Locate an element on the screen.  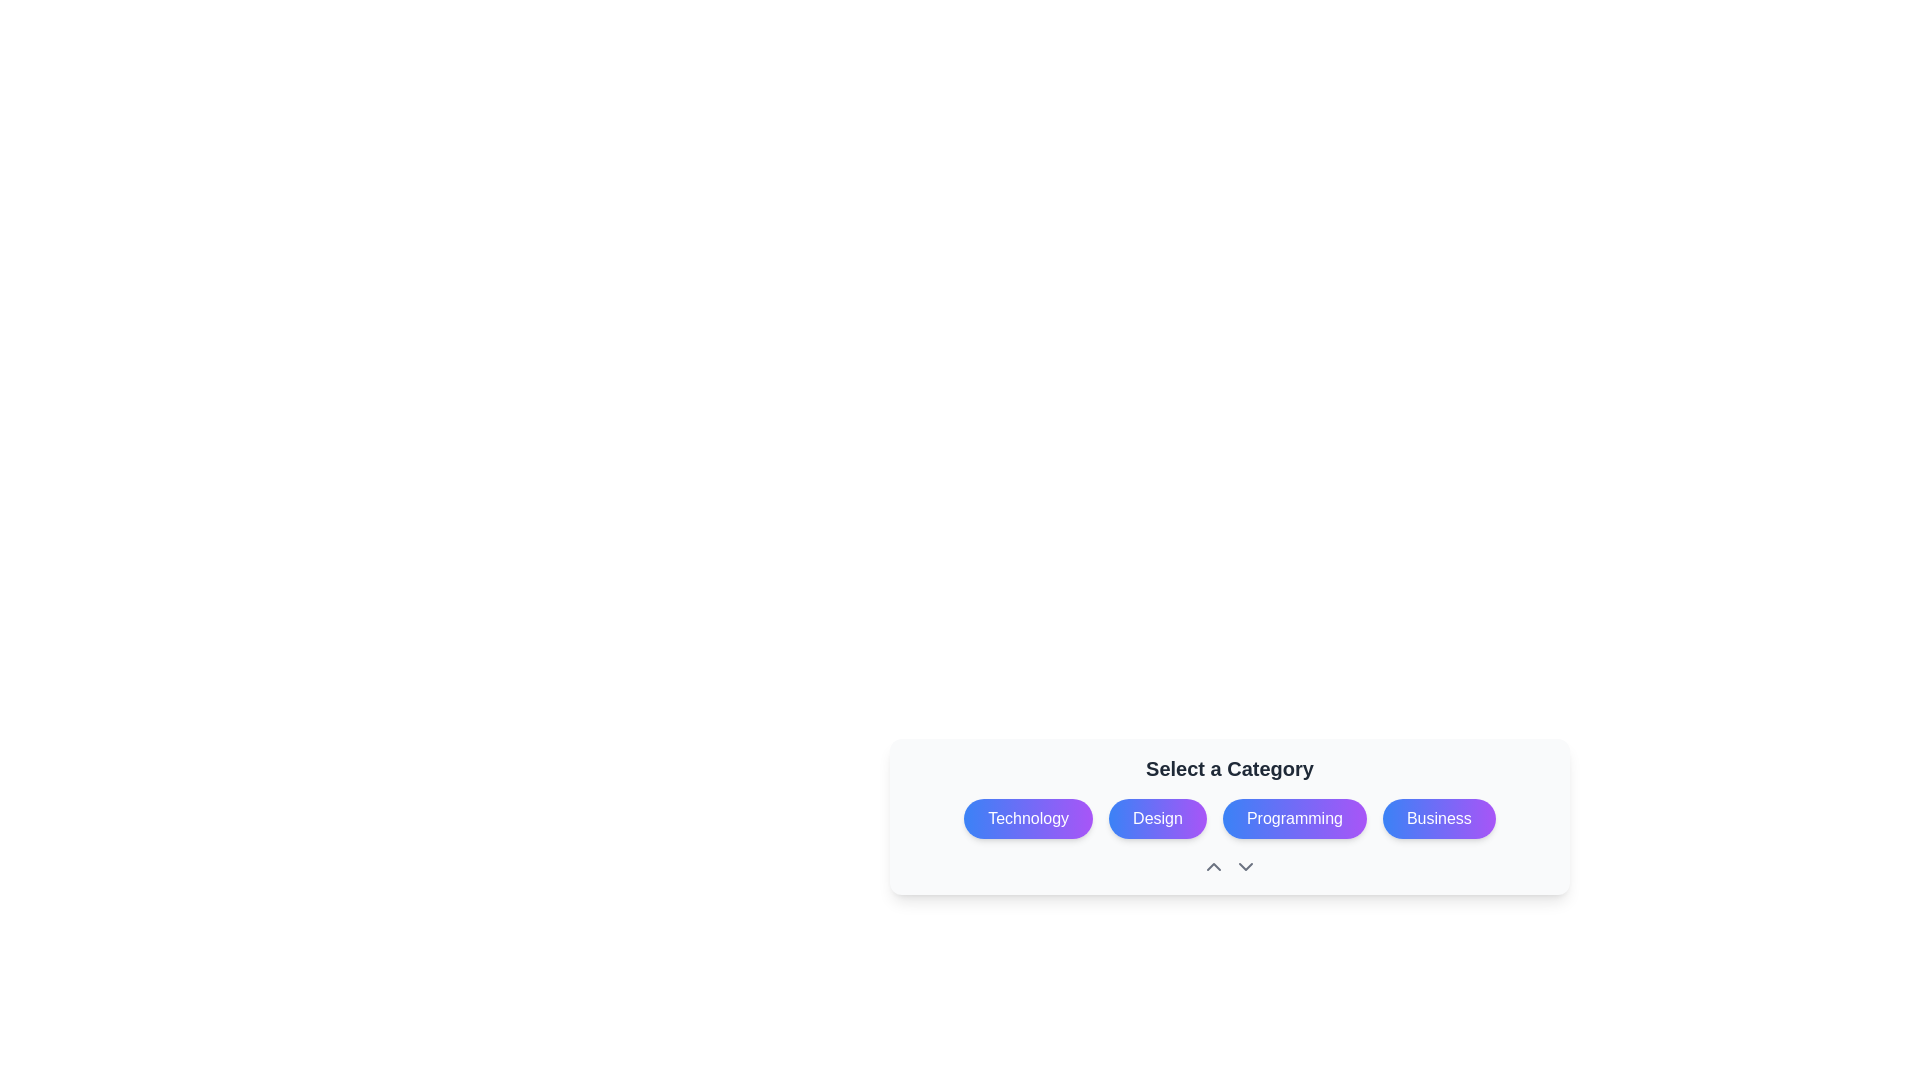
the 'Business' button, which is a rounded rectangular button with a gradient background from blue to purple, centrally aligned text in white, located on the far-right among four buttons under the heading 'Select a Category' is located at coordinates (1438, 818).